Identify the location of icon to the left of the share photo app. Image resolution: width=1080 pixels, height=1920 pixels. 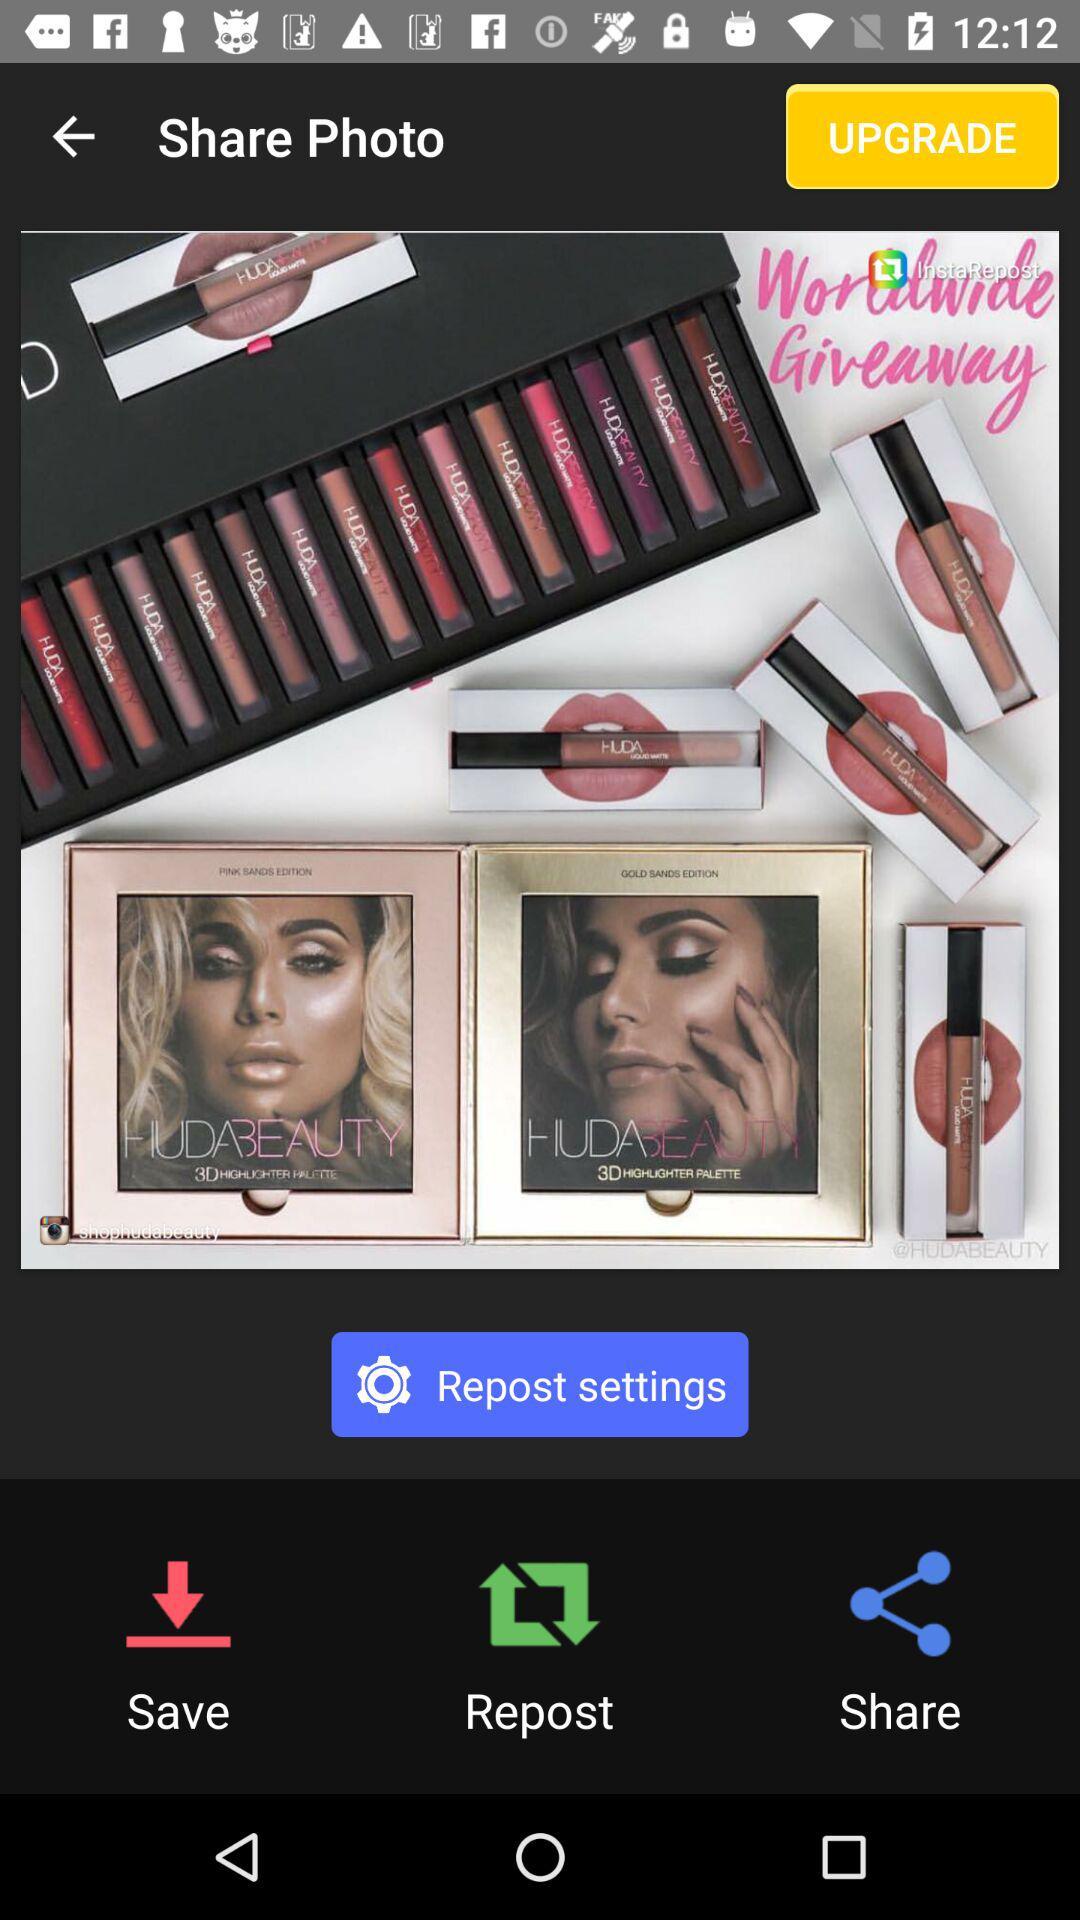
(72, 135).